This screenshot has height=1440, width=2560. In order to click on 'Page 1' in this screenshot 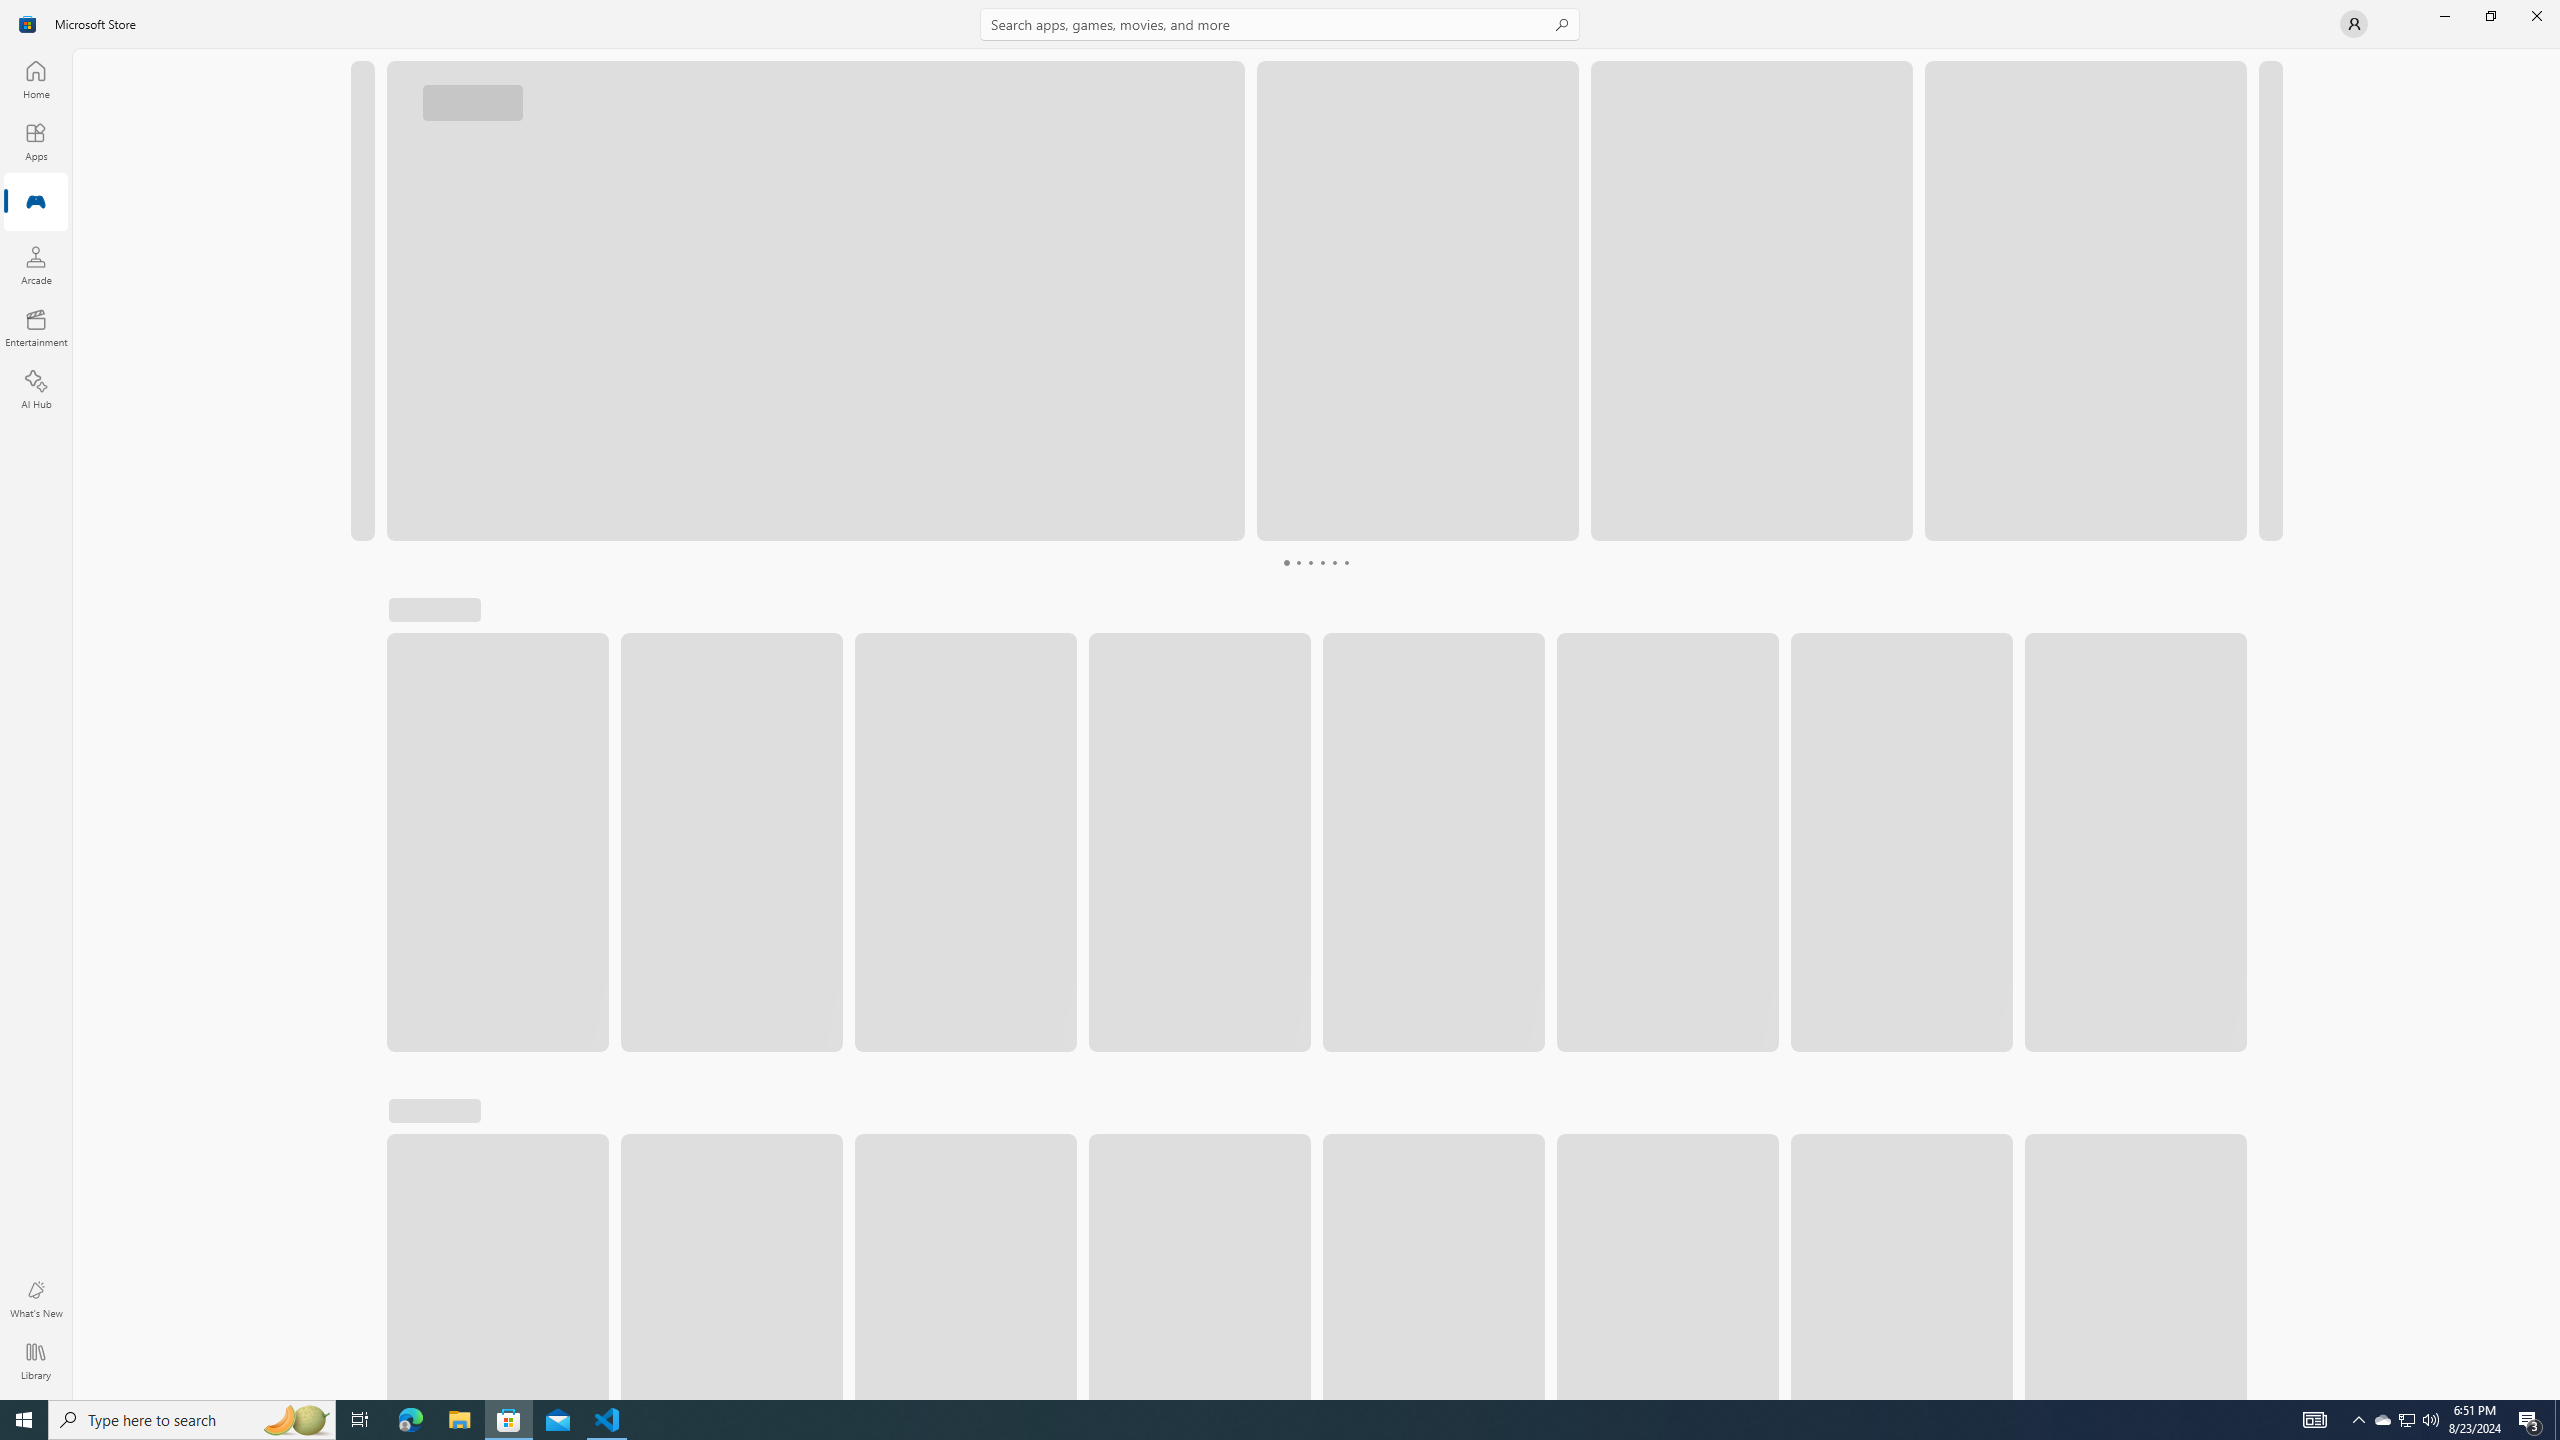, I will do `click(1261, 562)`.